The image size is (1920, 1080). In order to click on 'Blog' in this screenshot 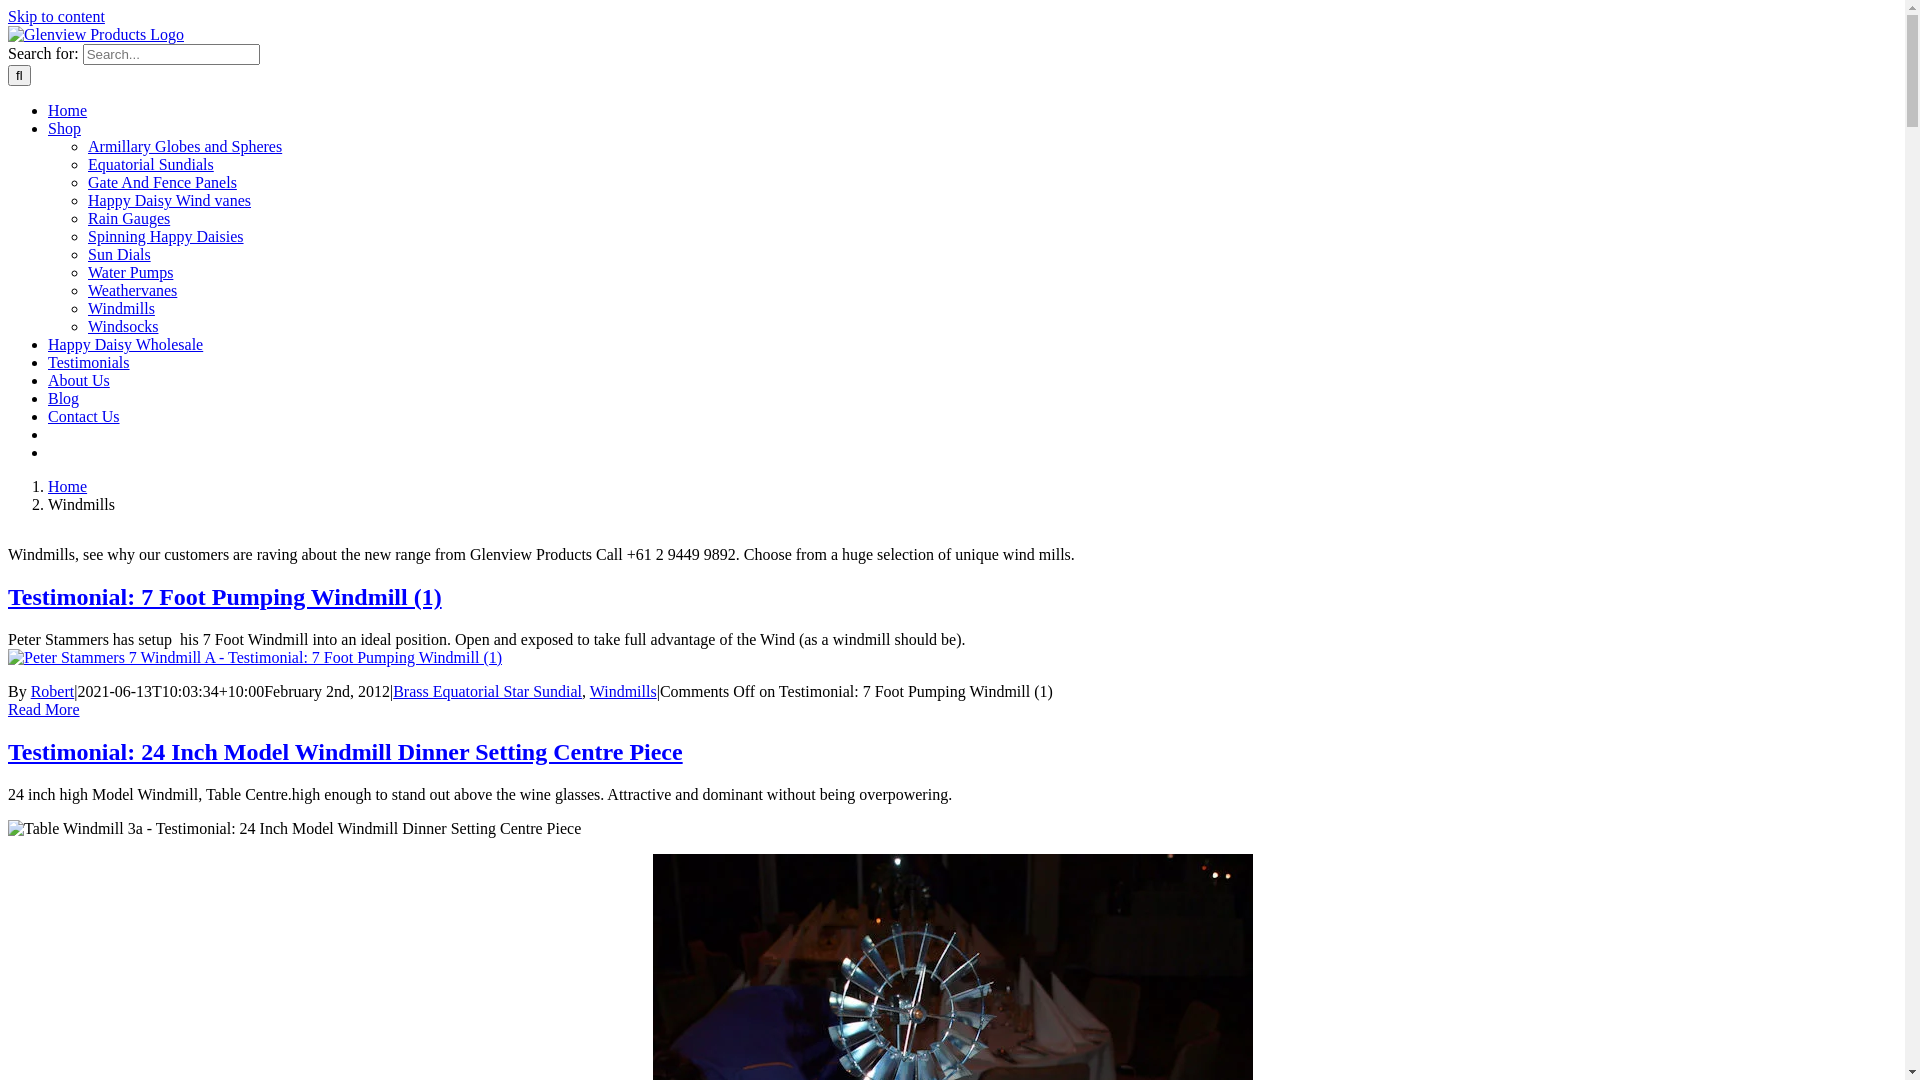, I will do `click(63, 398)`.